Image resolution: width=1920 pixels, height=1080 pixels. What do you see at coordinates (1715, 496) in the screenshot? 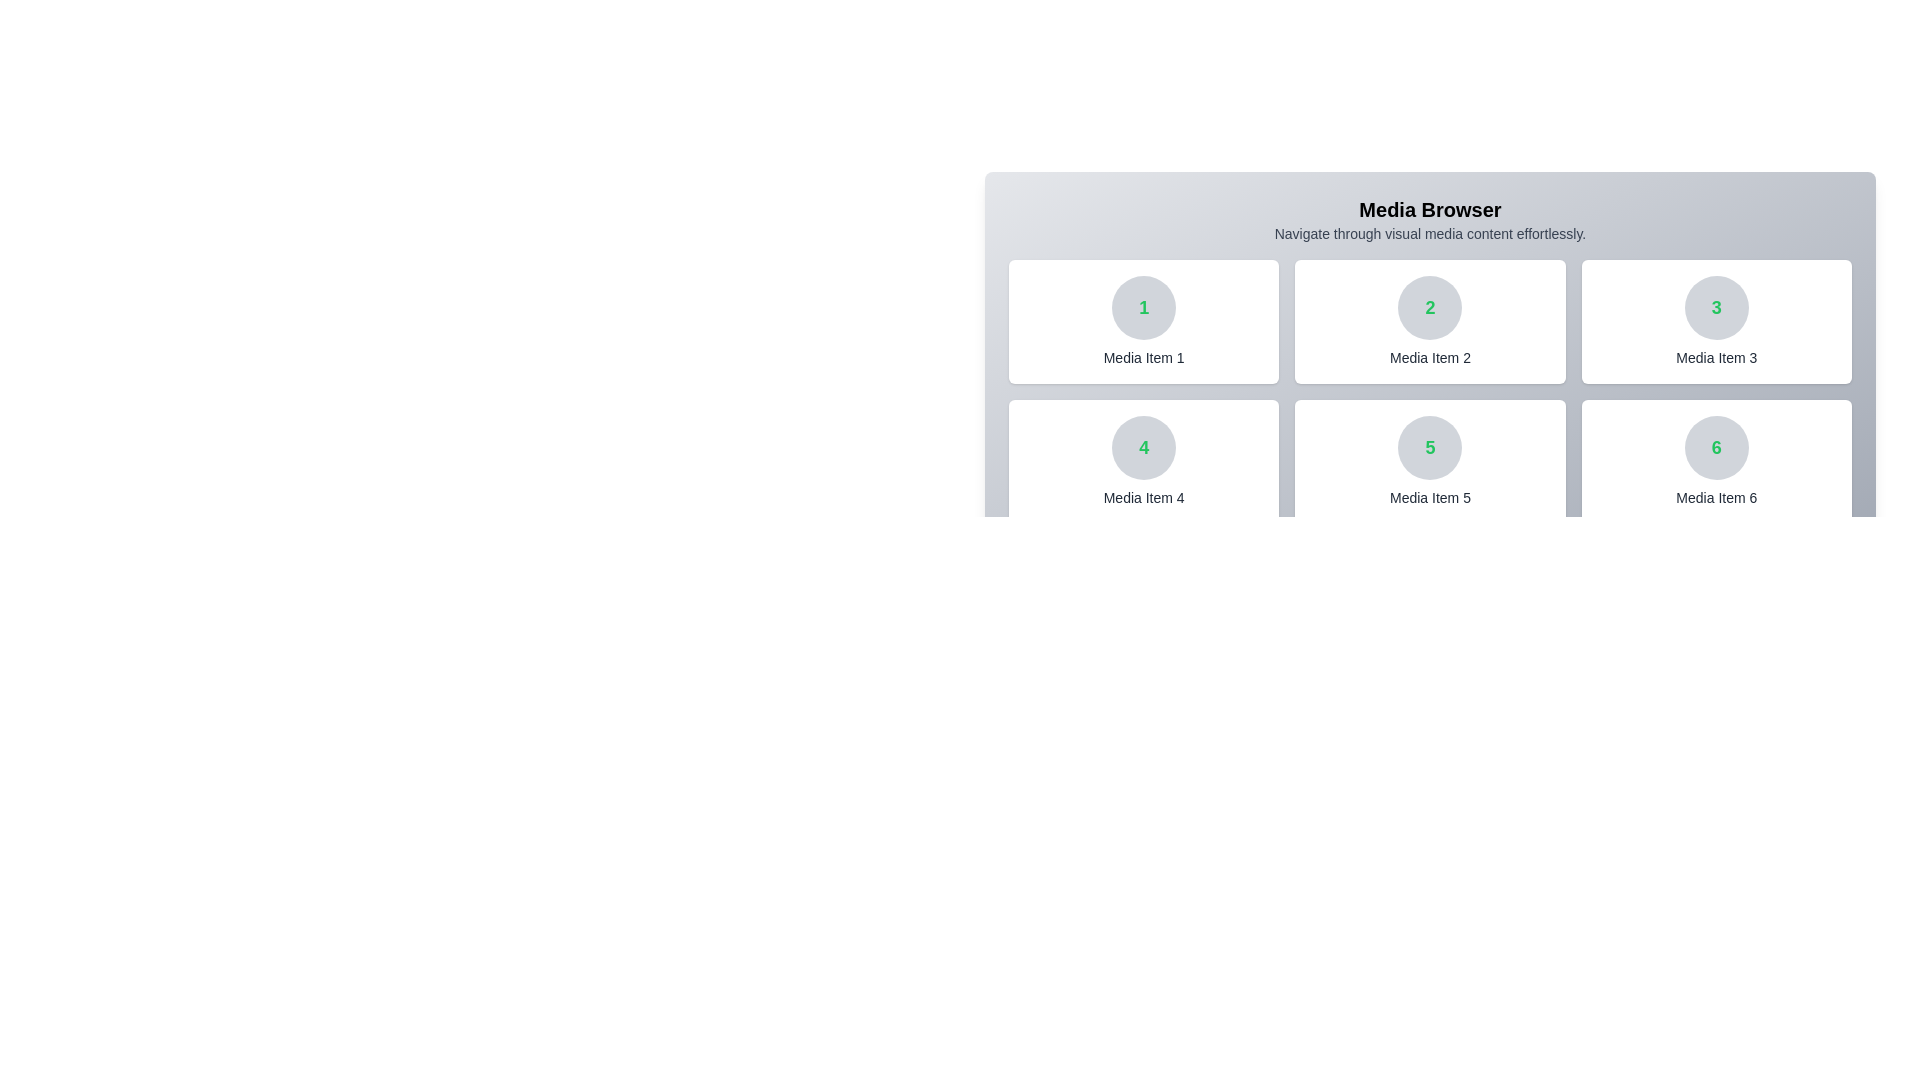
I see `the text label that reads 'Media Item 6', which is styled in a small-size font with a gray color, located in the bottom-right corner of the grid layout` at bounding box center [1715, 496].